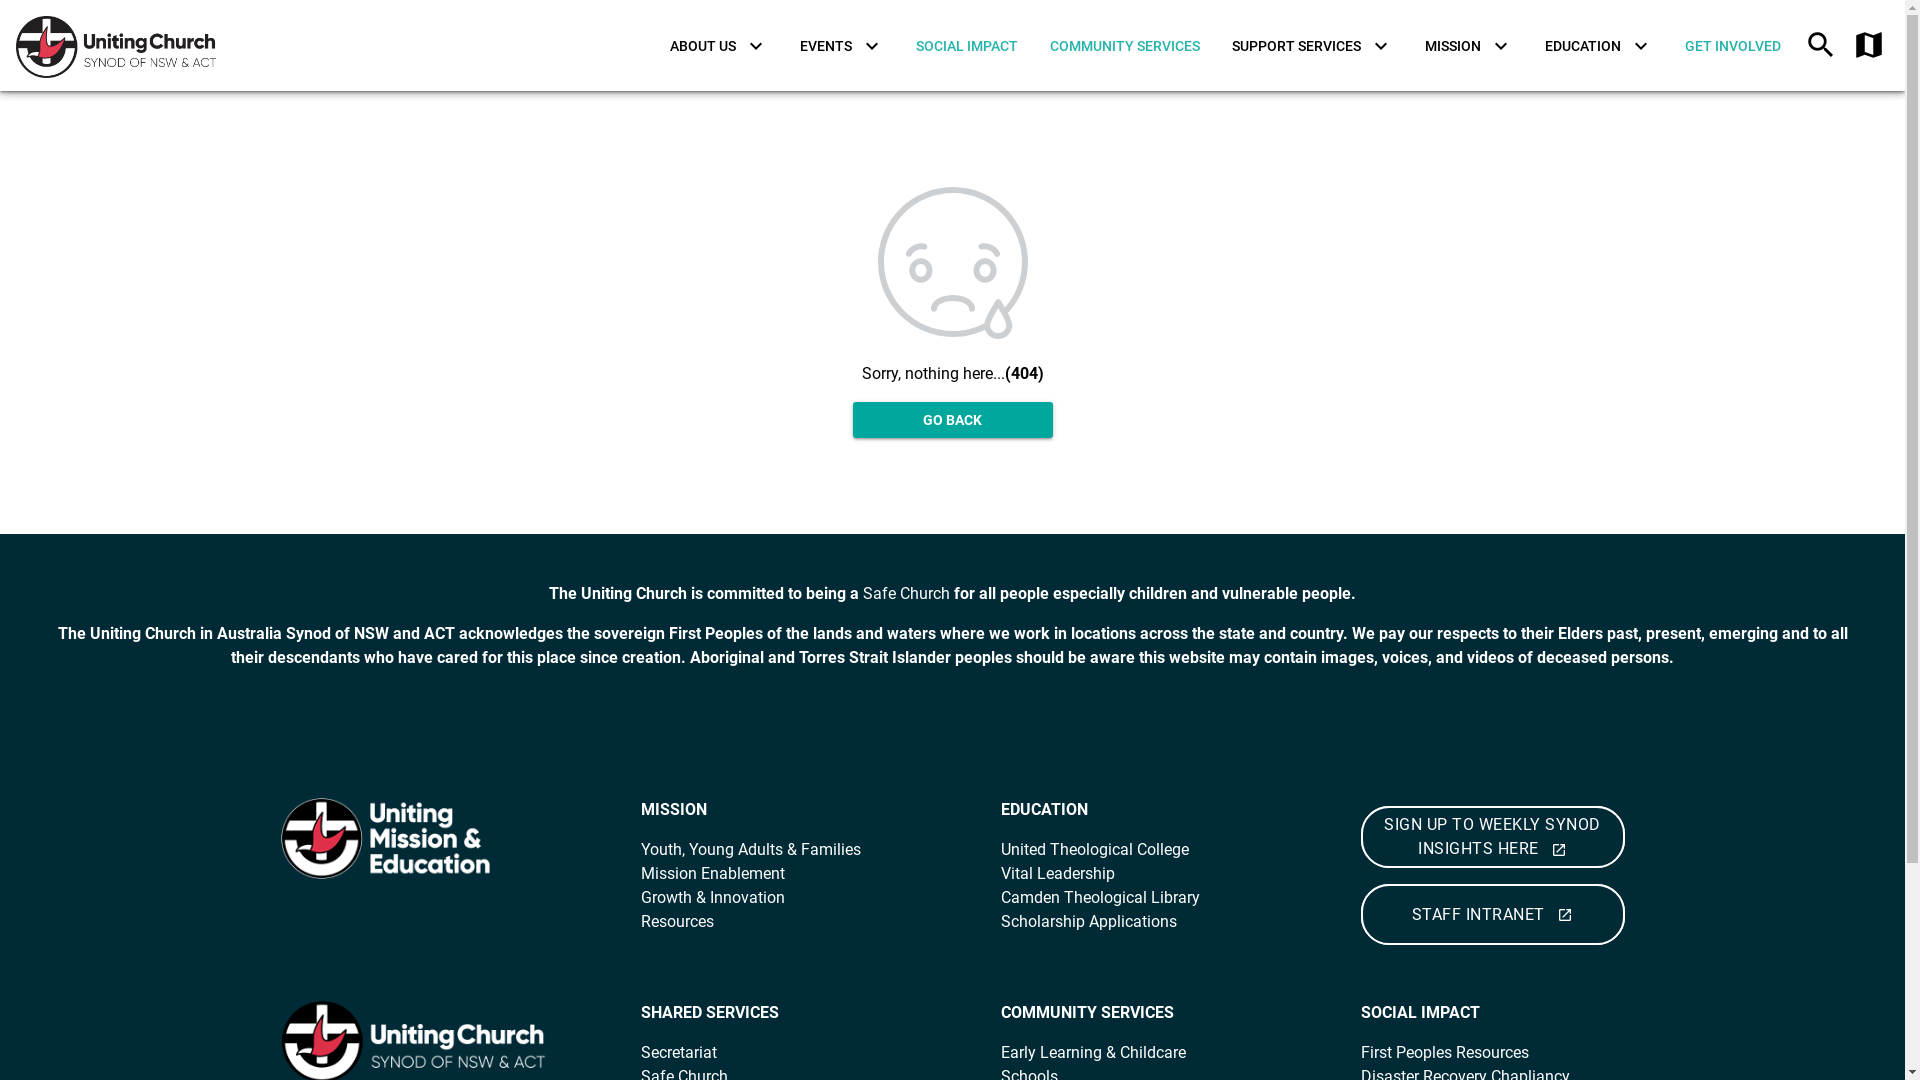  I want to click on 'GO BACK', so click(851, 419).